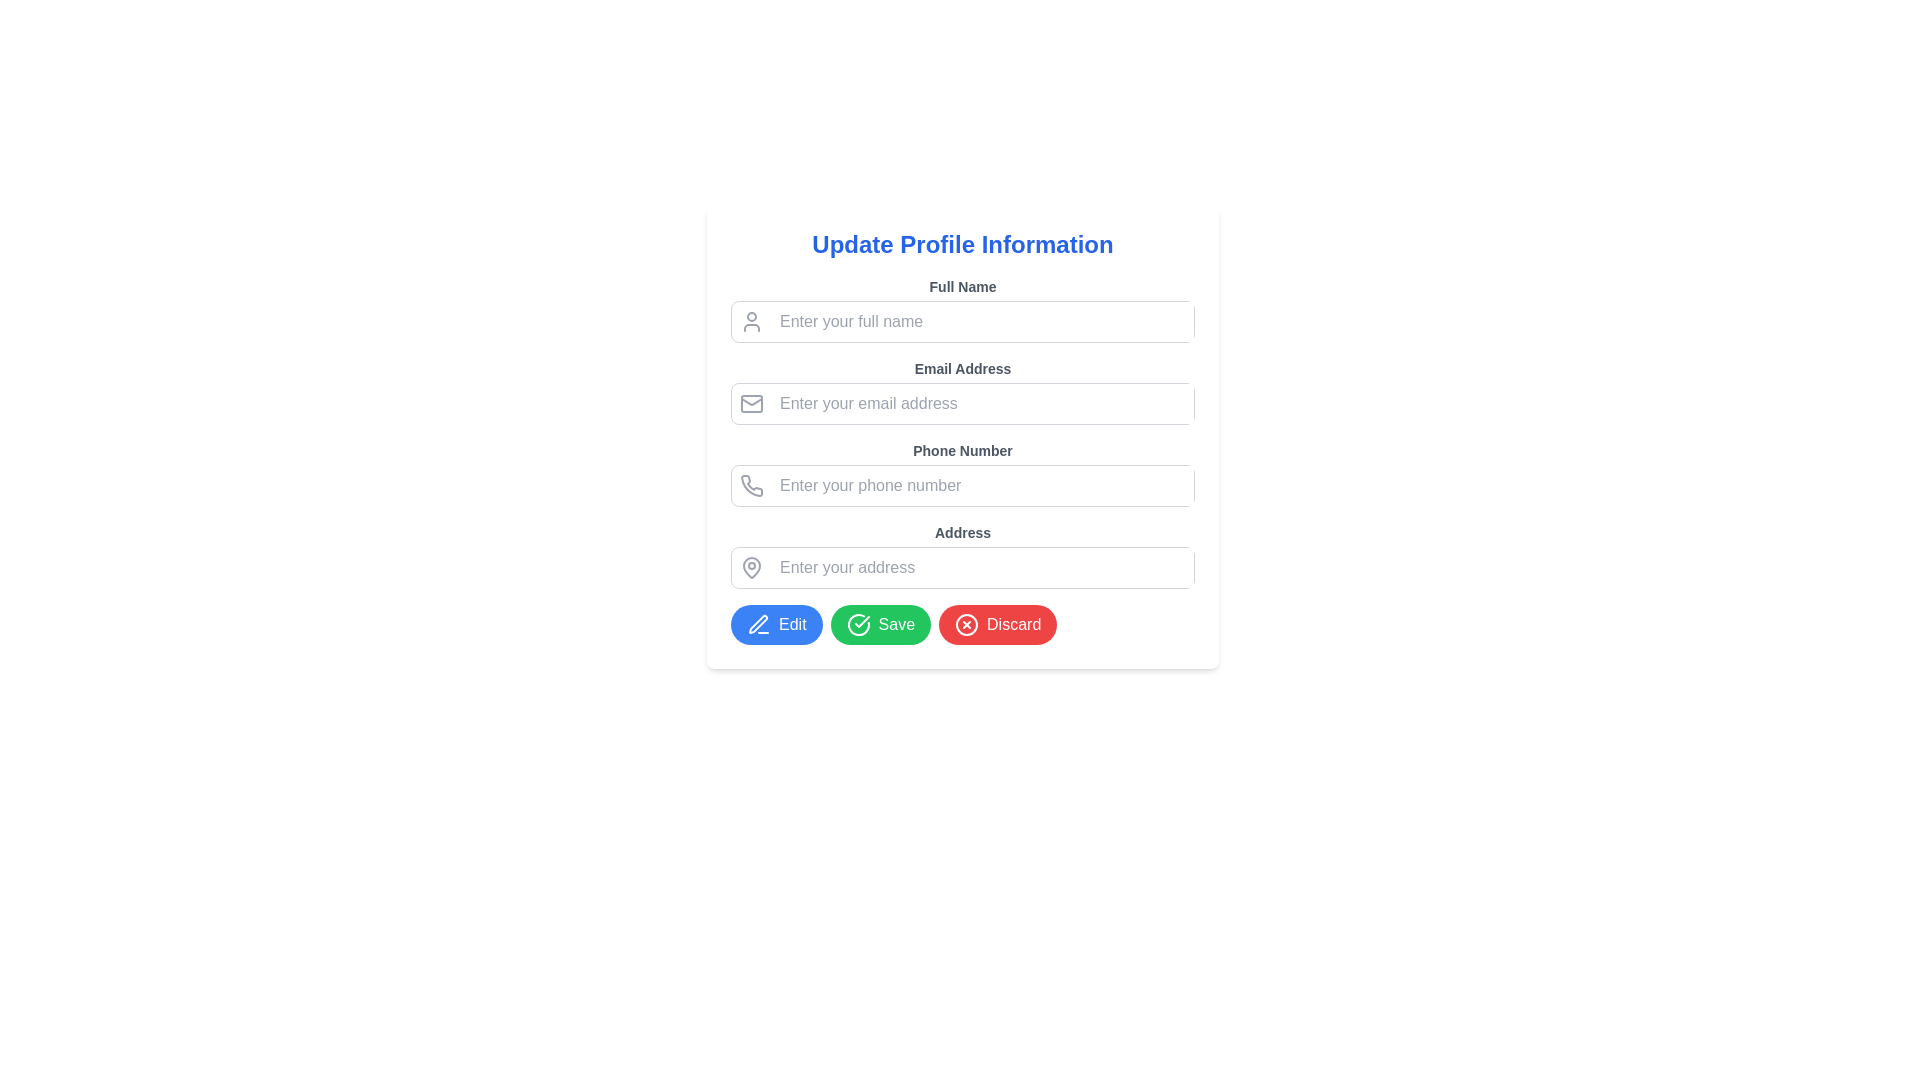 This screenshot has width=1920, height=1080. I want to click on the 'Phone Number' text label in the 'Update Profile Information' form, which is the third label above the phone number input field, so click(963, 451).